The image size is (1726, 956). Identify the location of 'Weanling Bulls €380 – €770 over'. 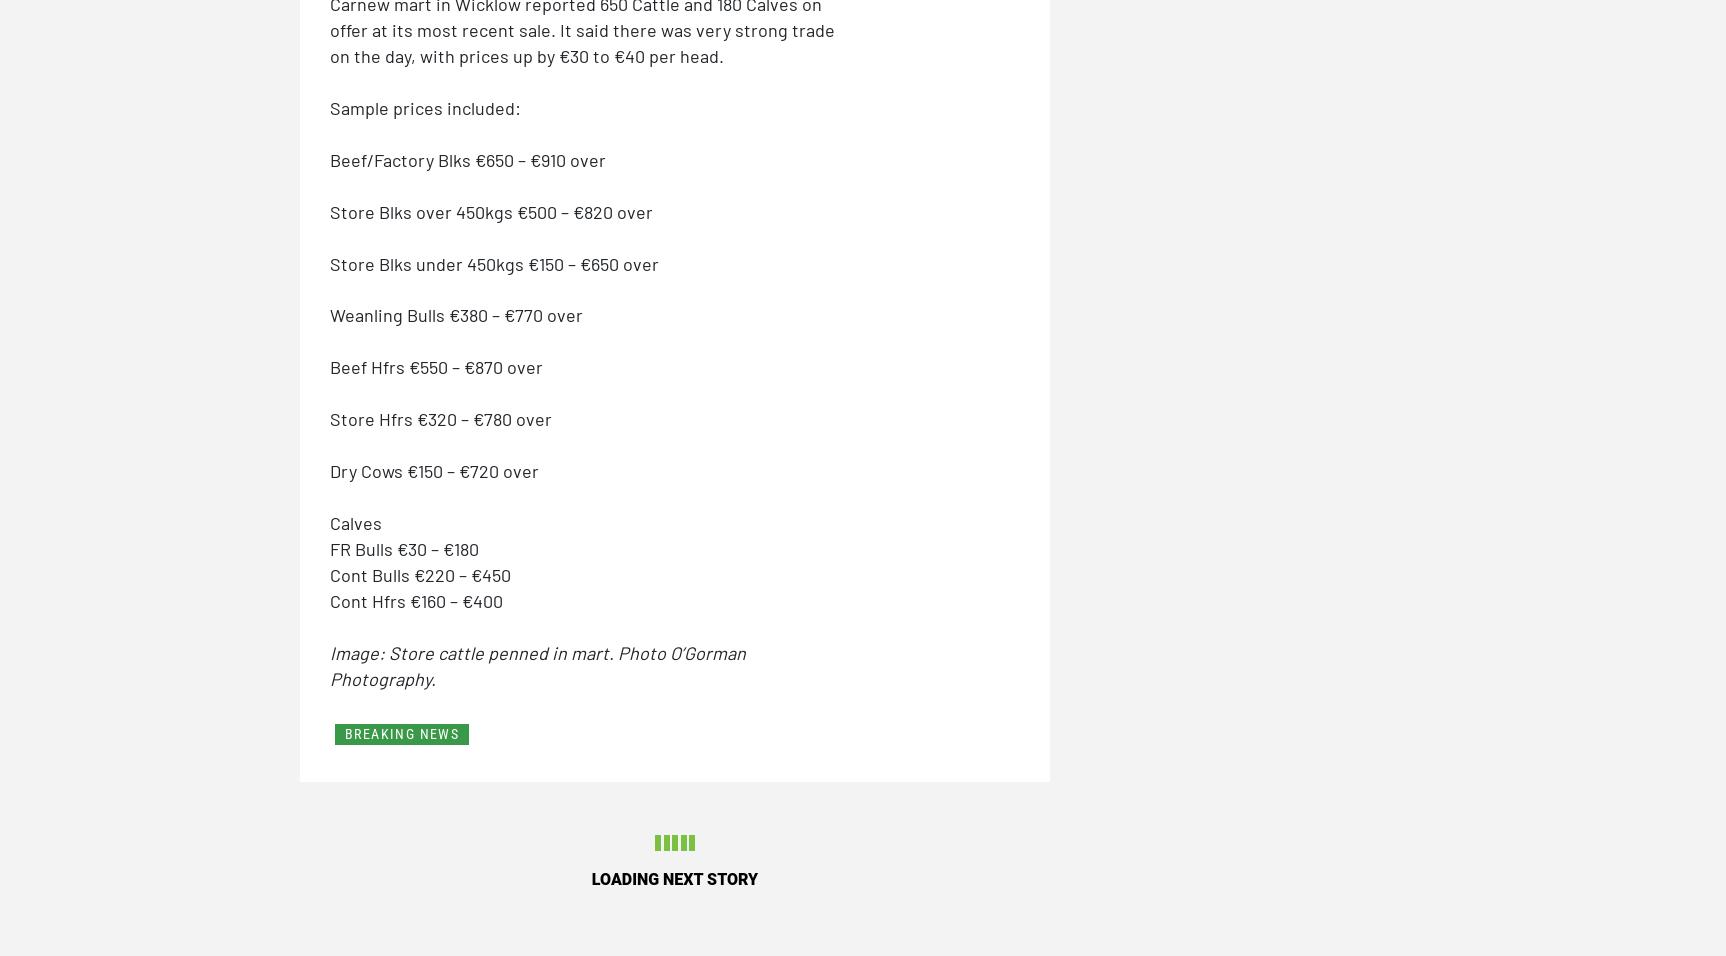
(455, 314).